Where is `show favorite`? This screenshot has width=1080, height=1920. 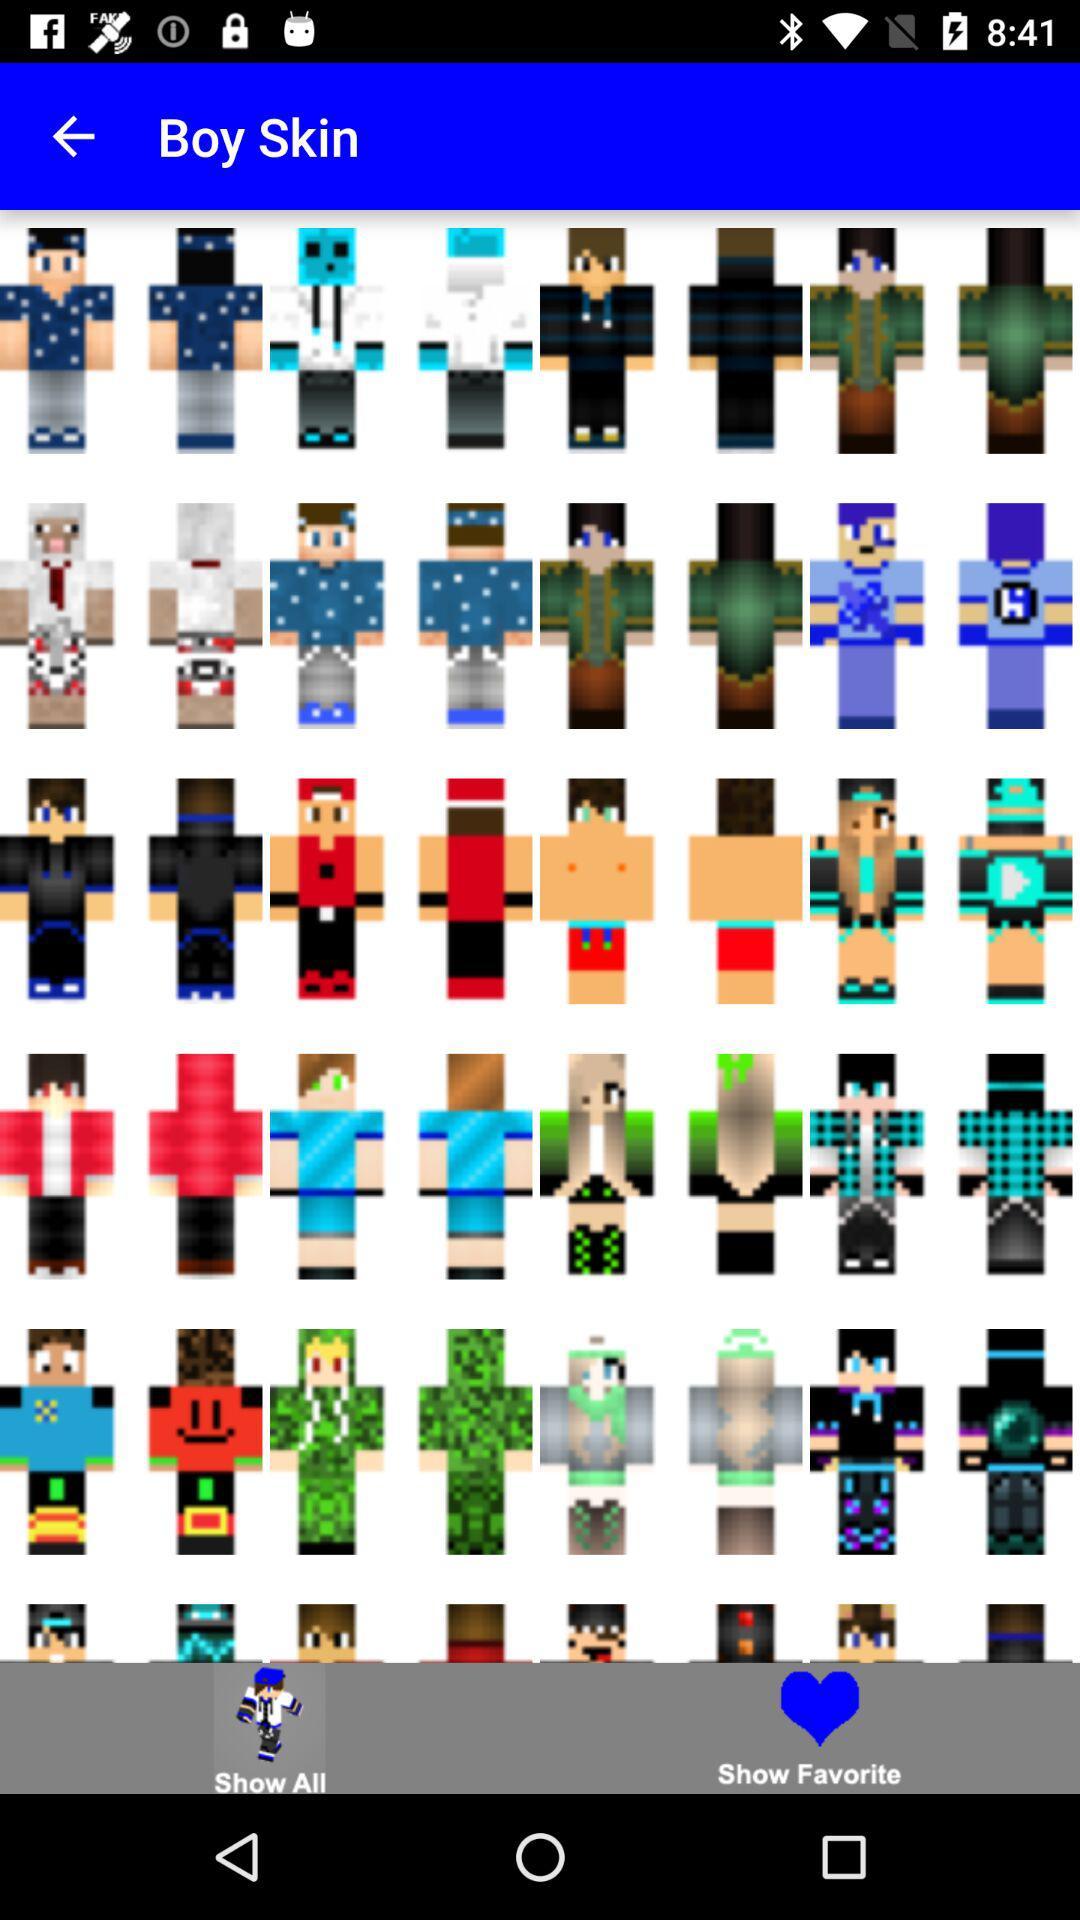
show favorite is located at coordinates (810, 1727).